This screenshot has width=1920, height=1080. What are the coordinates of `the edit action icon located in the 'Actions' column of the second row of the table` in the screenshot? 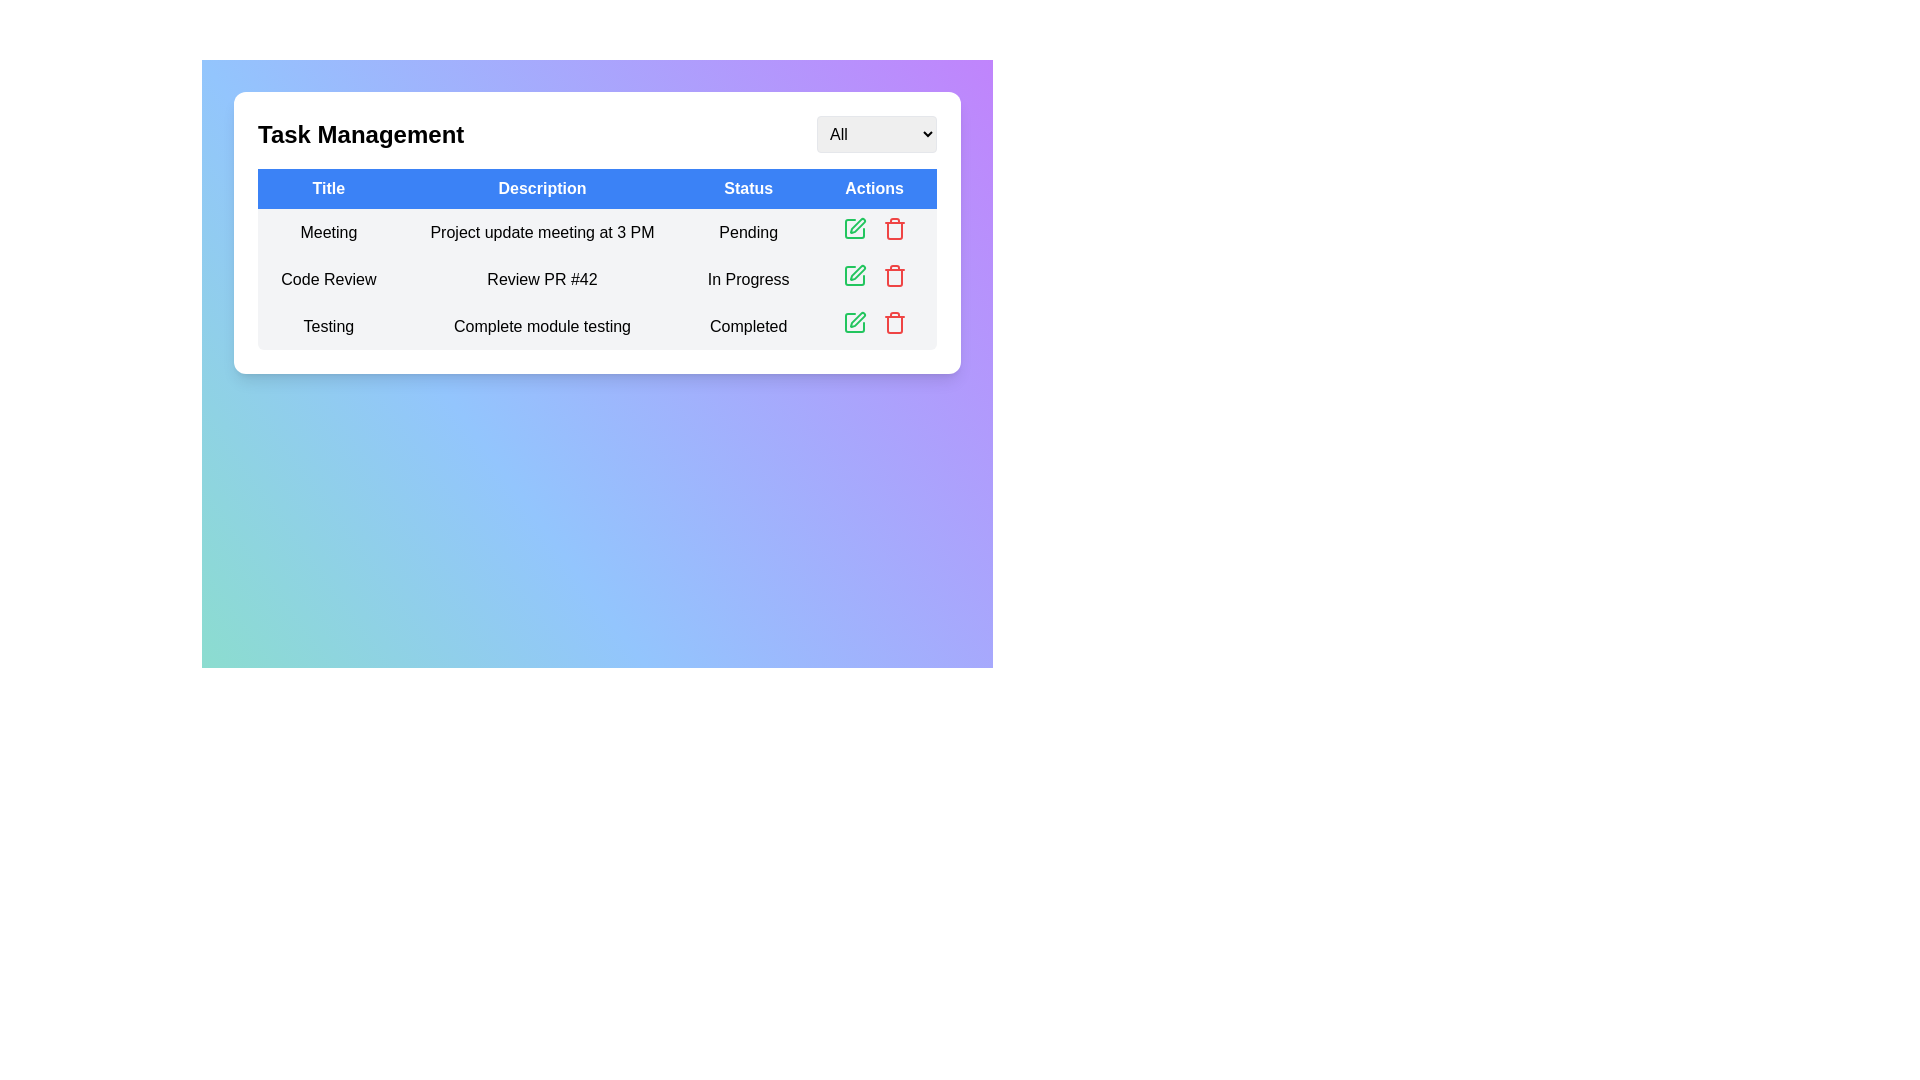 It's located at (857, 273).